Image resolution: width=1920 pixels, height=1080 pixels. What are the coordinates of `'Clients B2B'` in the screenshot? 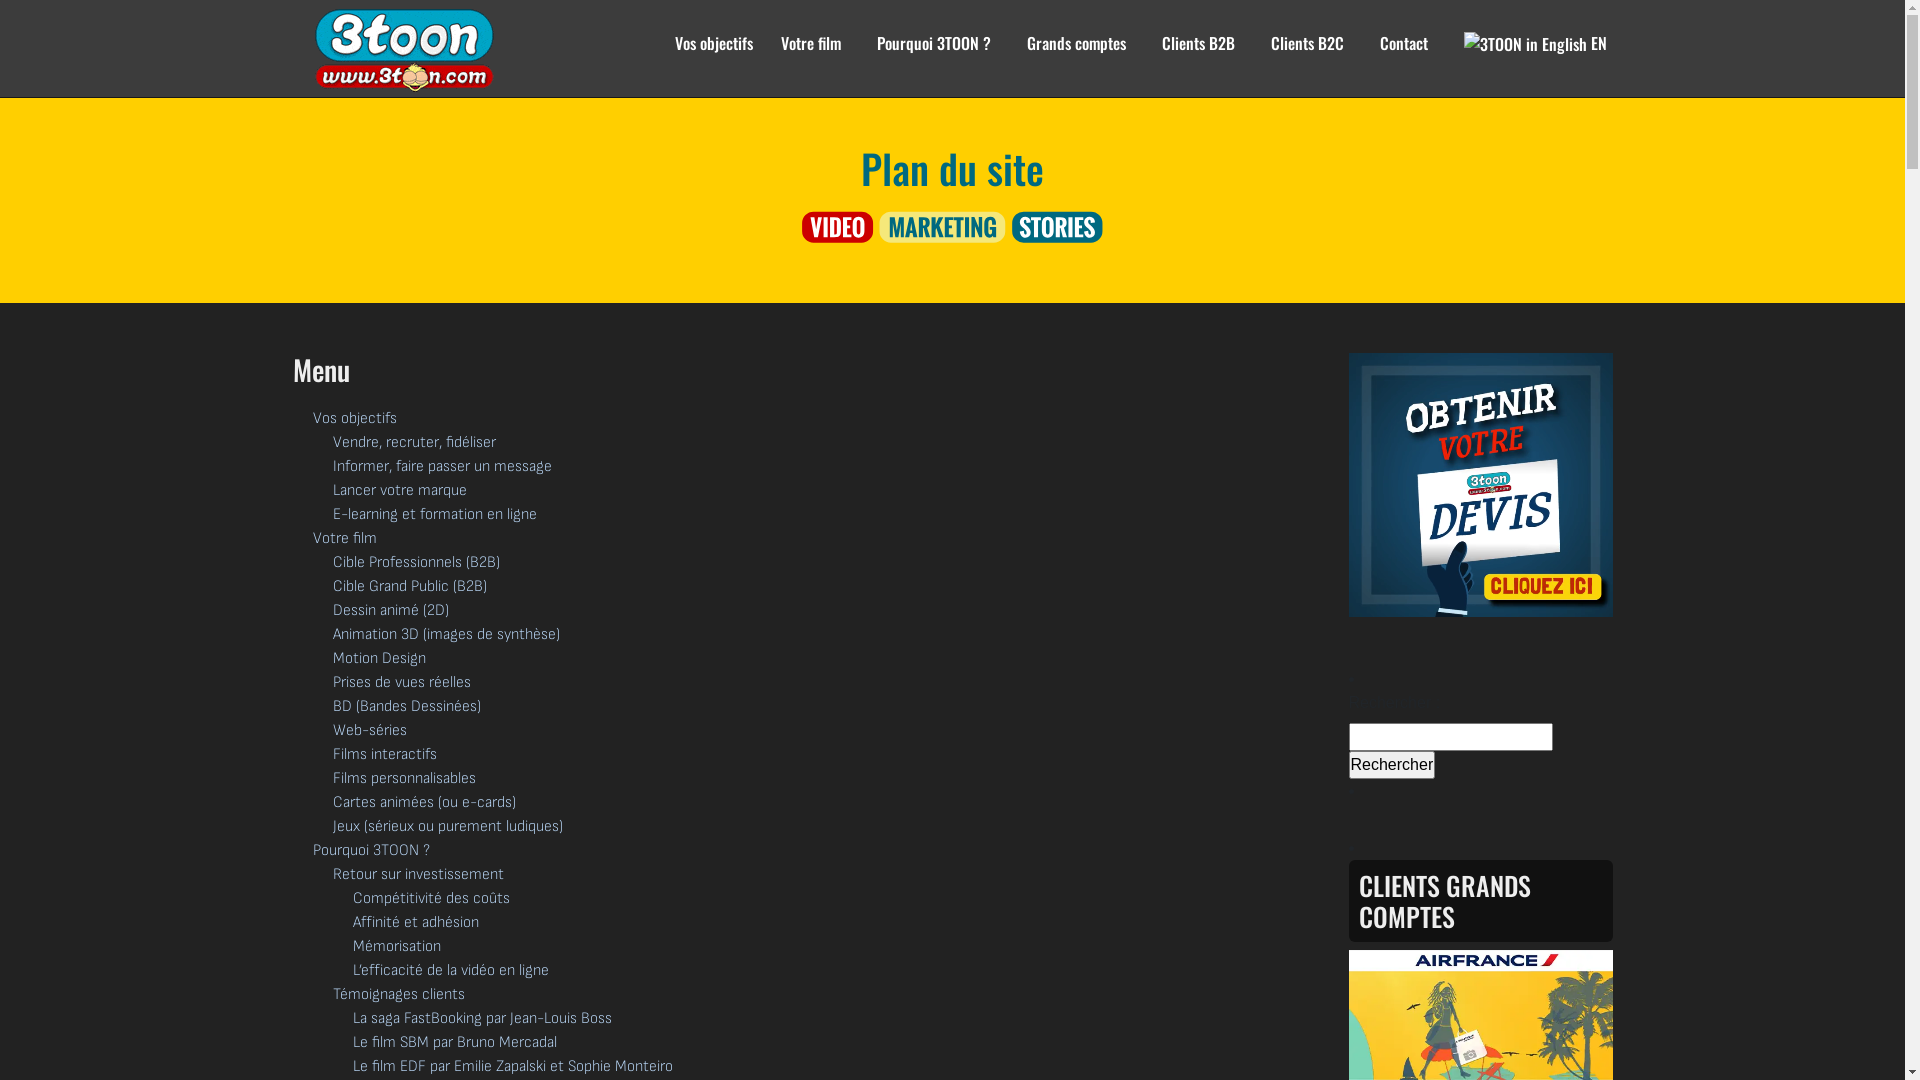 It's located at (1198, 54).